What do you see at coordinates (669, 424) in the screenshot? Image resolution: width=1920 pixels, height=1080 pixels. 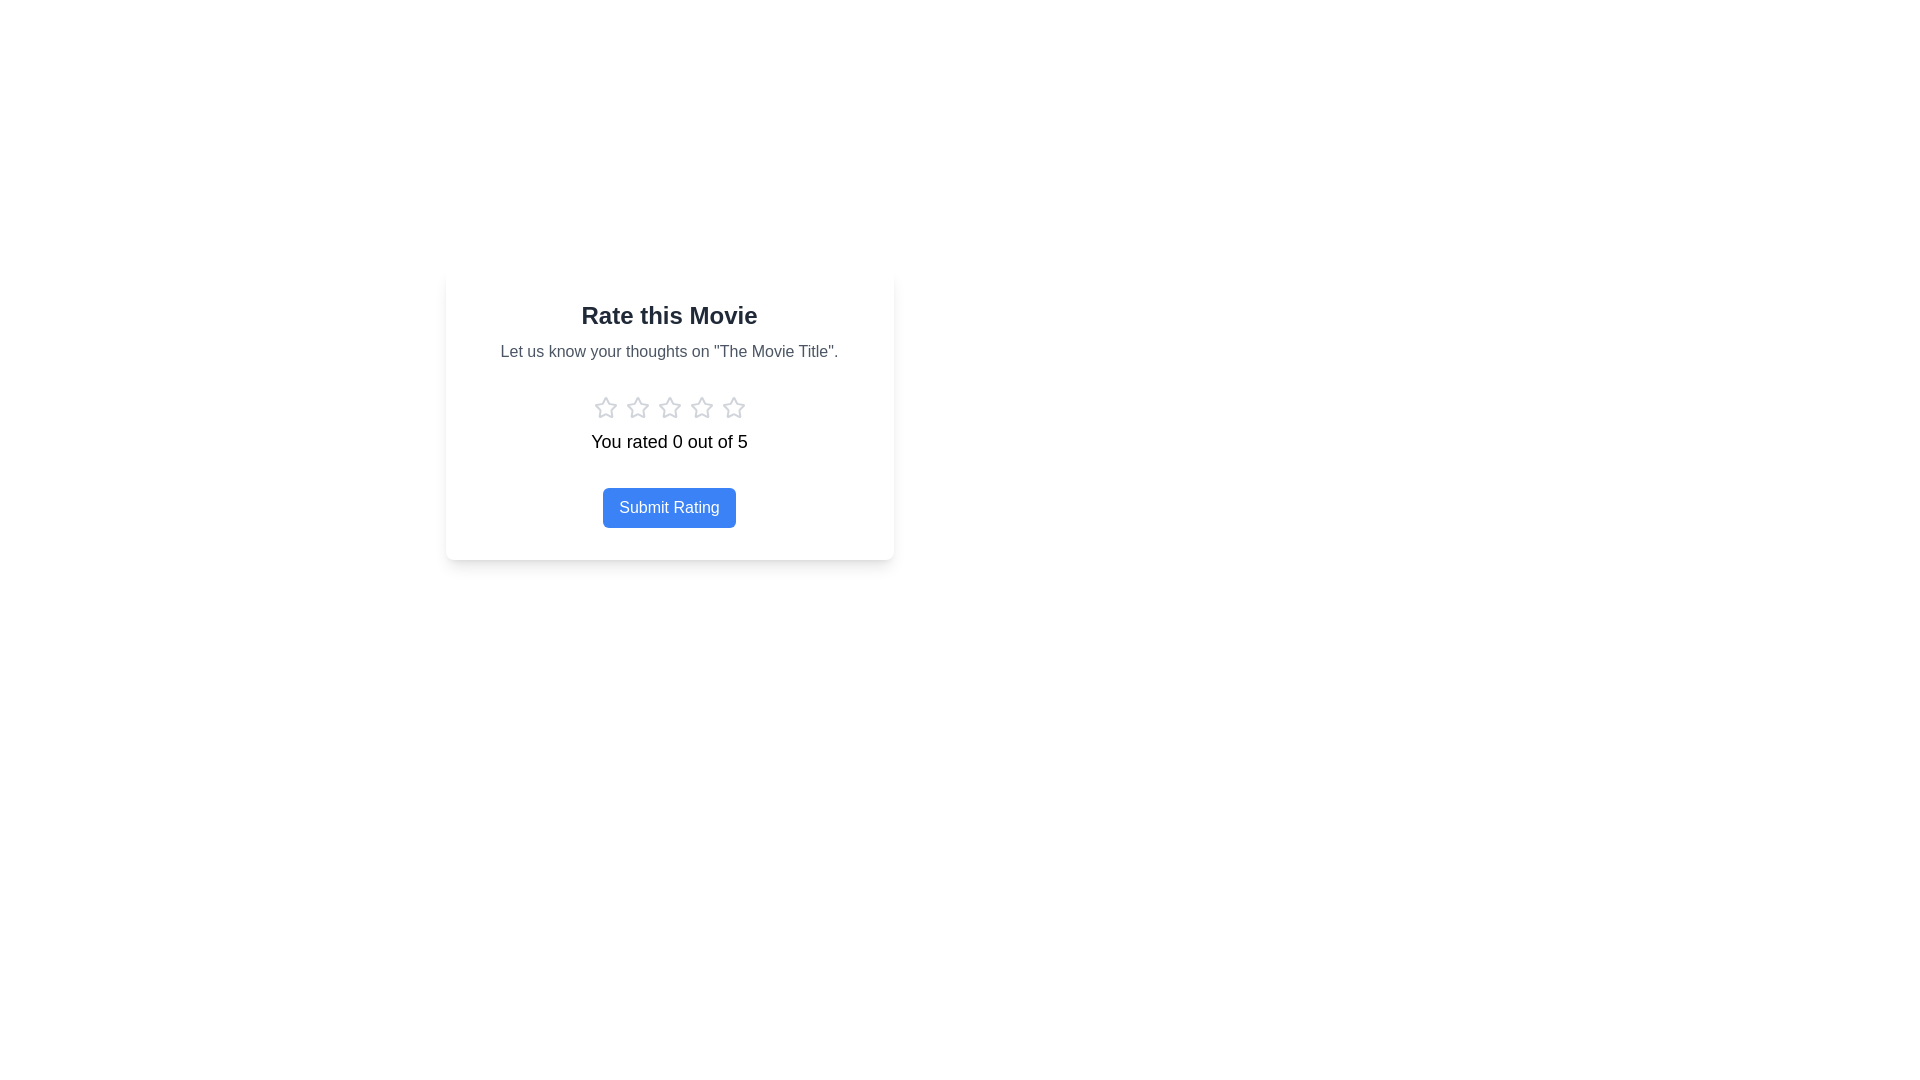 I see `the Informative text label that displays the user's current rating selection below the title 'Rate this Movie'` at bounding box center [669, 424].